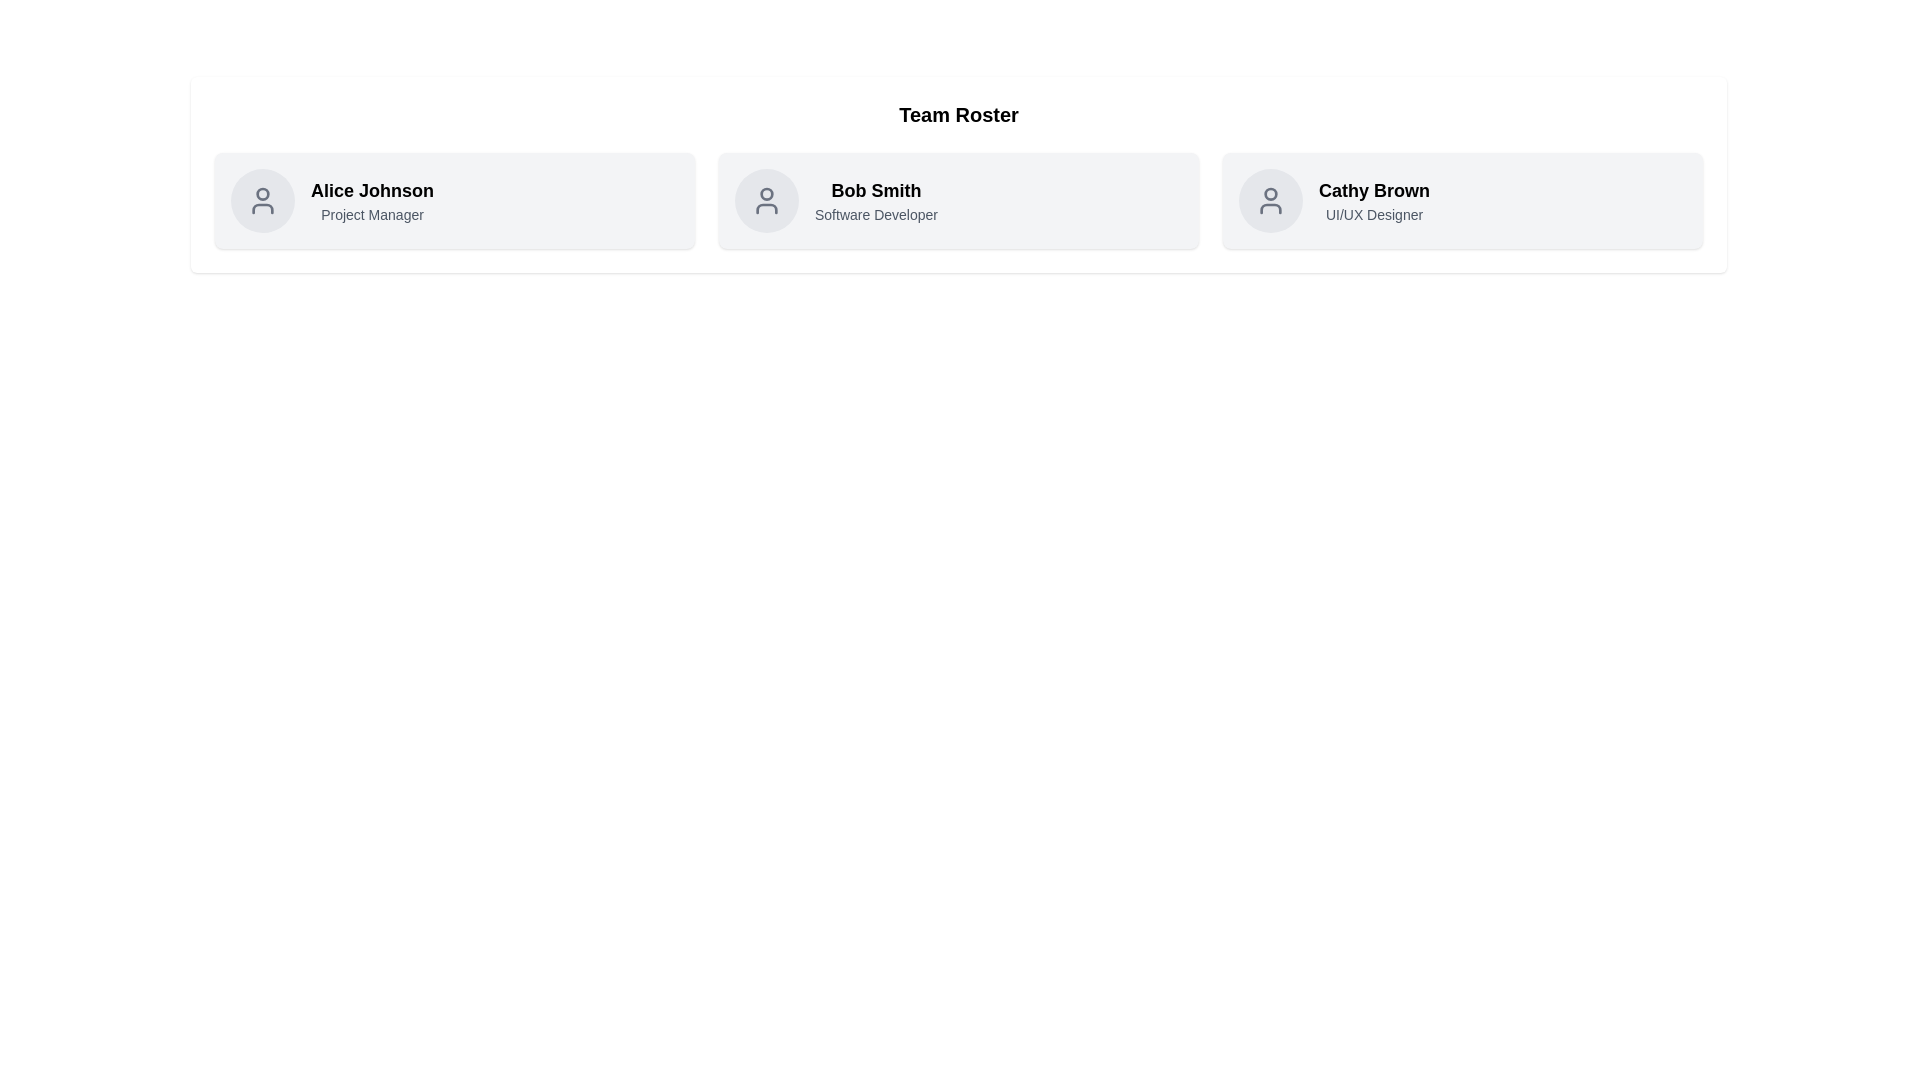 Image resolution: width=1920 pixels, height=1080 pixels. What do you see at coordinates (1270, 193) in the screenshot?
I see `the SVG circle element that represents the user's head in the user icon for Cathy Brown - UI/UX Designer, located in the Team Roster section` at bounding box center [1270, 193].